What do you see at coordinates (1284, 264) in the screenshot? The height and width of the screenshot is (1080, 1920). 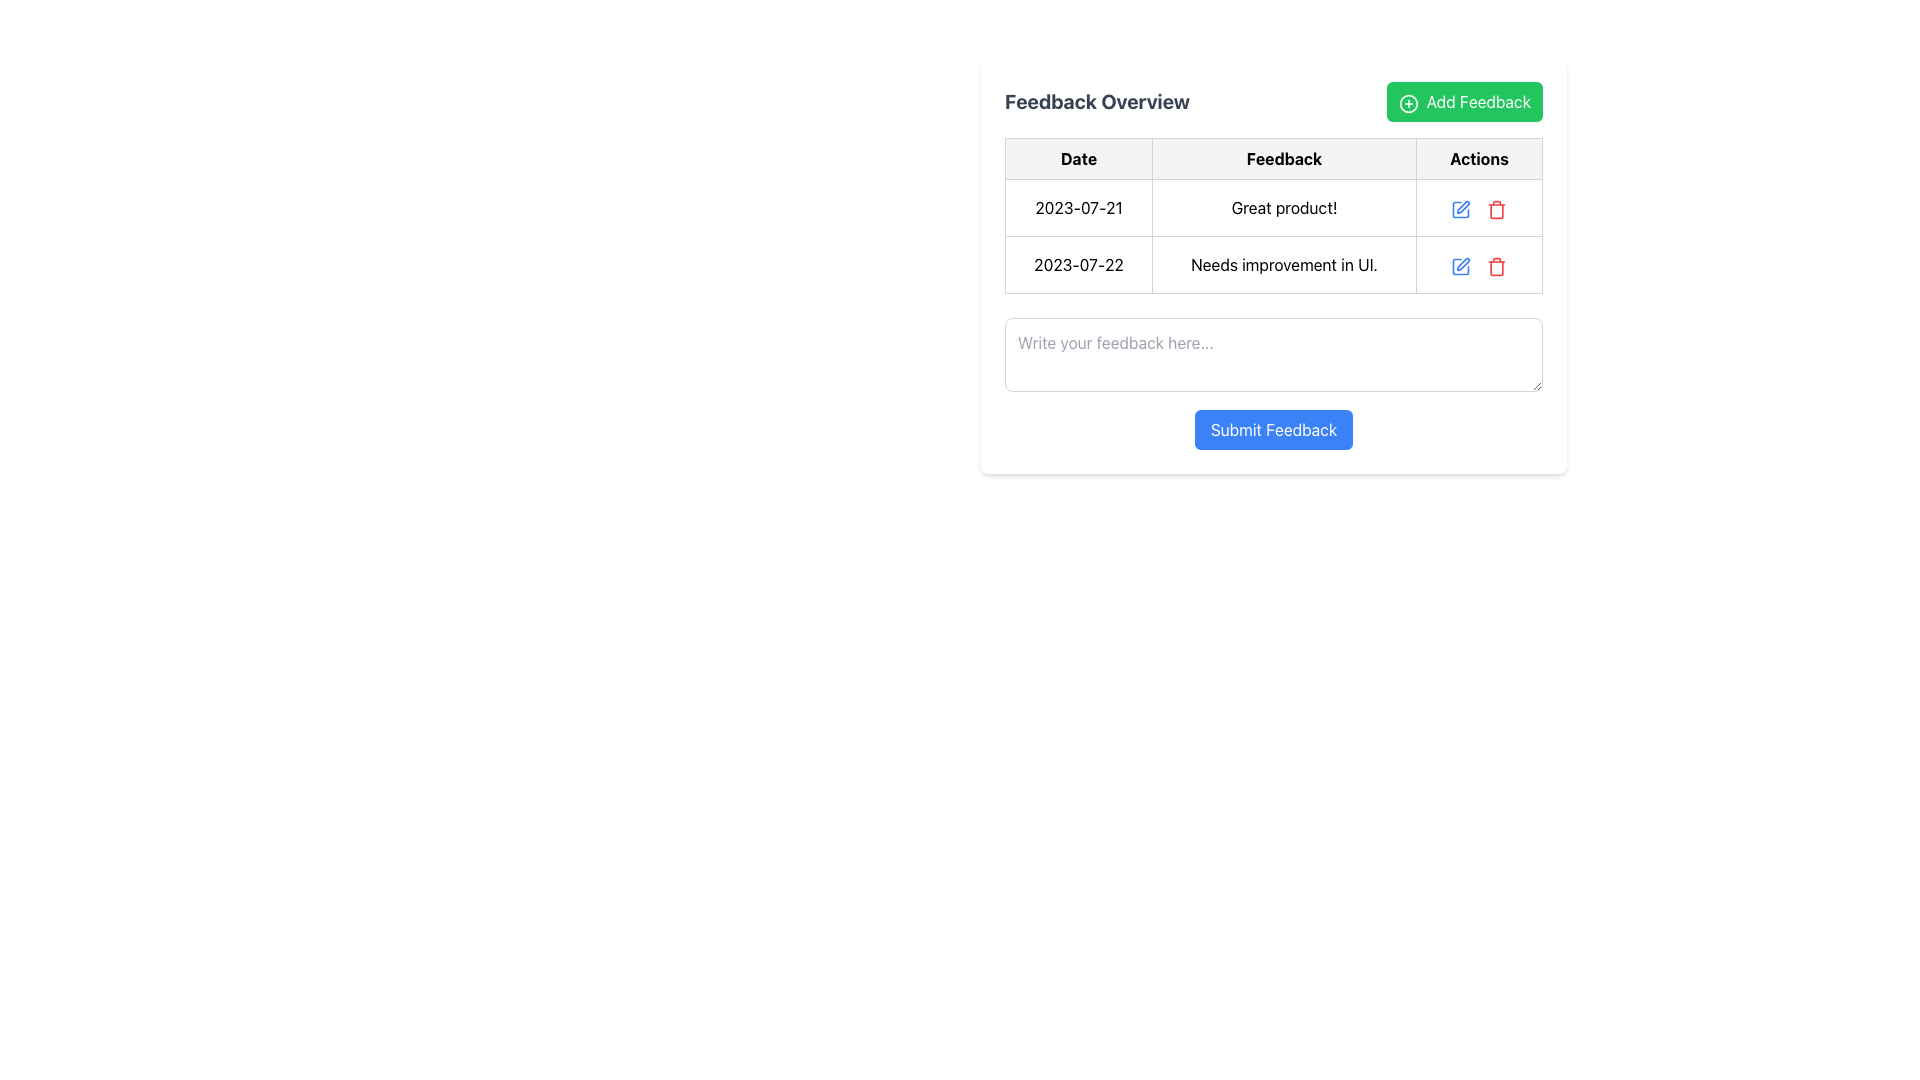 I see `the text box containing the message 'Needs improvement in UI.' located in the second row of the feedback table` at bounding box center [1284, 264].